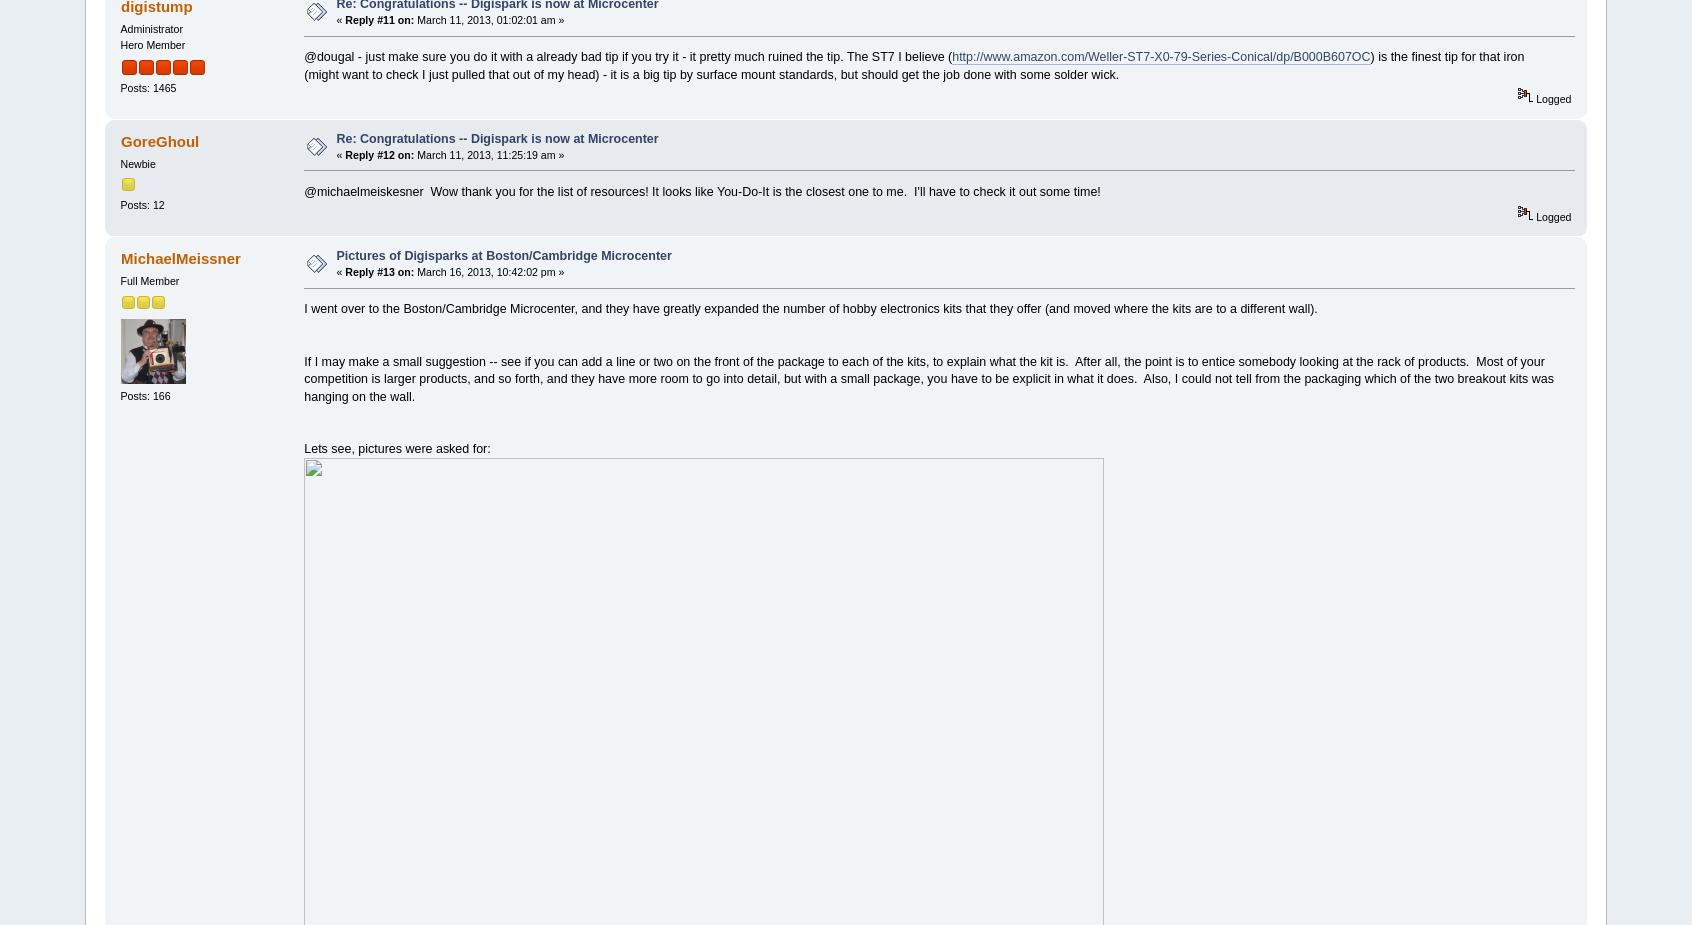 The height and width of the screenshot is (925, 1692). Describe the element at coordinates (119, 43) in the screenshot. I see `'Hero Member'` at that location.